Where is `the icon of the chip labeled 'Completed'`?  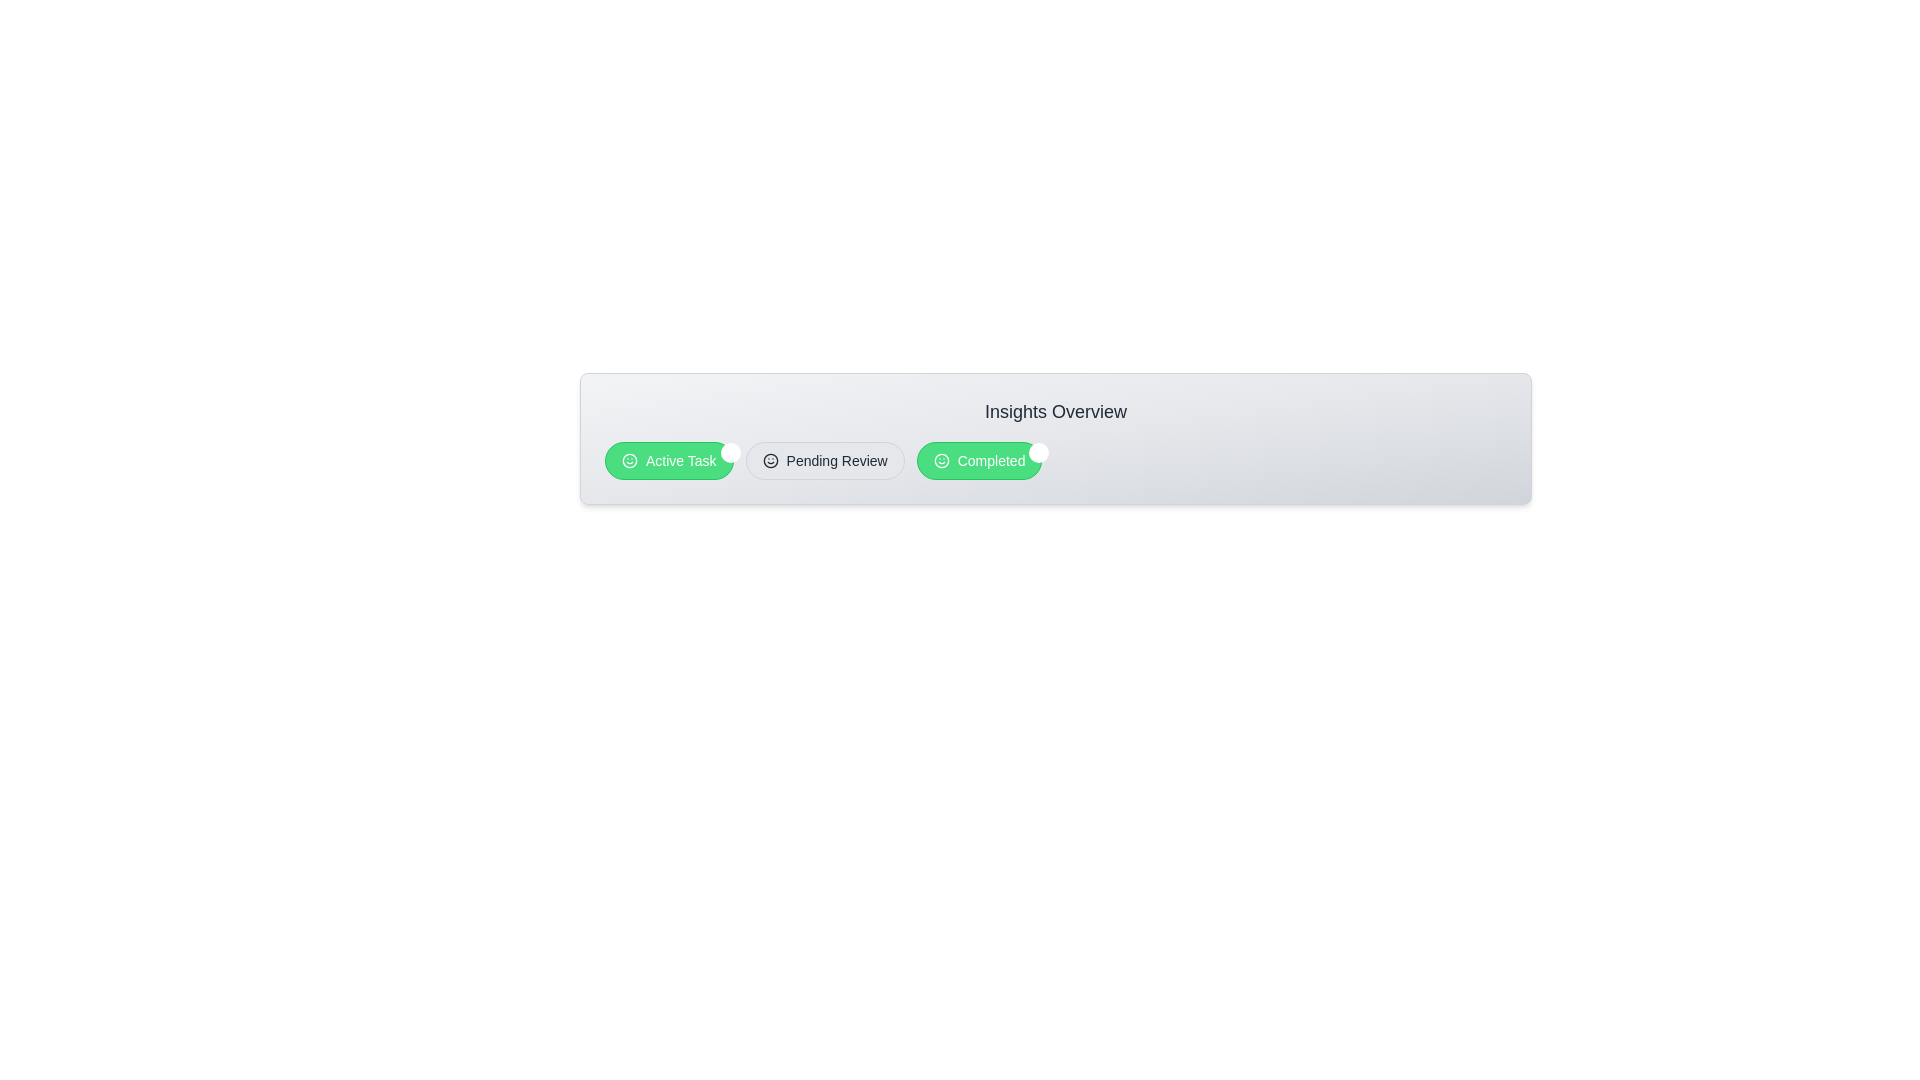 the icon of the chip labeled 'Completed' is located at coordinates (939, 461).